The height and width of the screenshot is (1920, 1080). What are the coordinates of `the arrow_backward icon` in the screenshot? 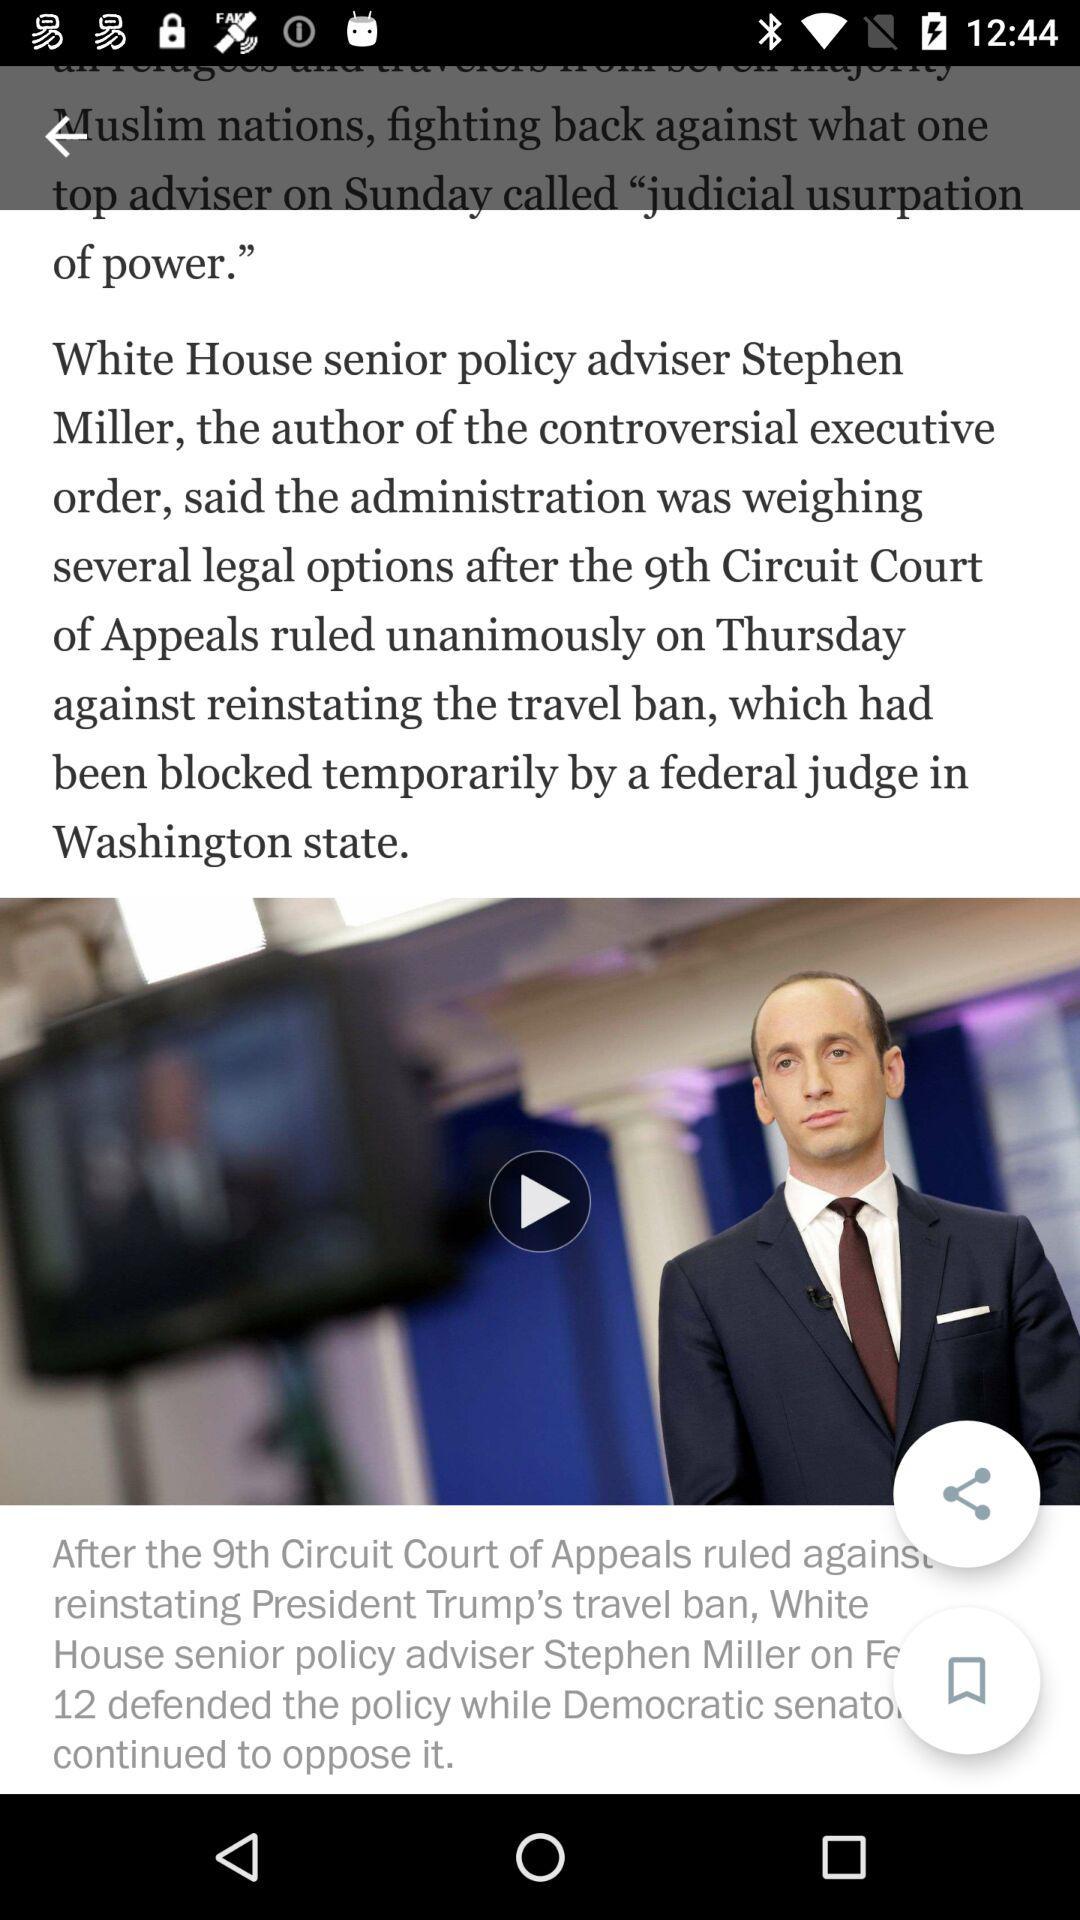 It's located at (64, 135).